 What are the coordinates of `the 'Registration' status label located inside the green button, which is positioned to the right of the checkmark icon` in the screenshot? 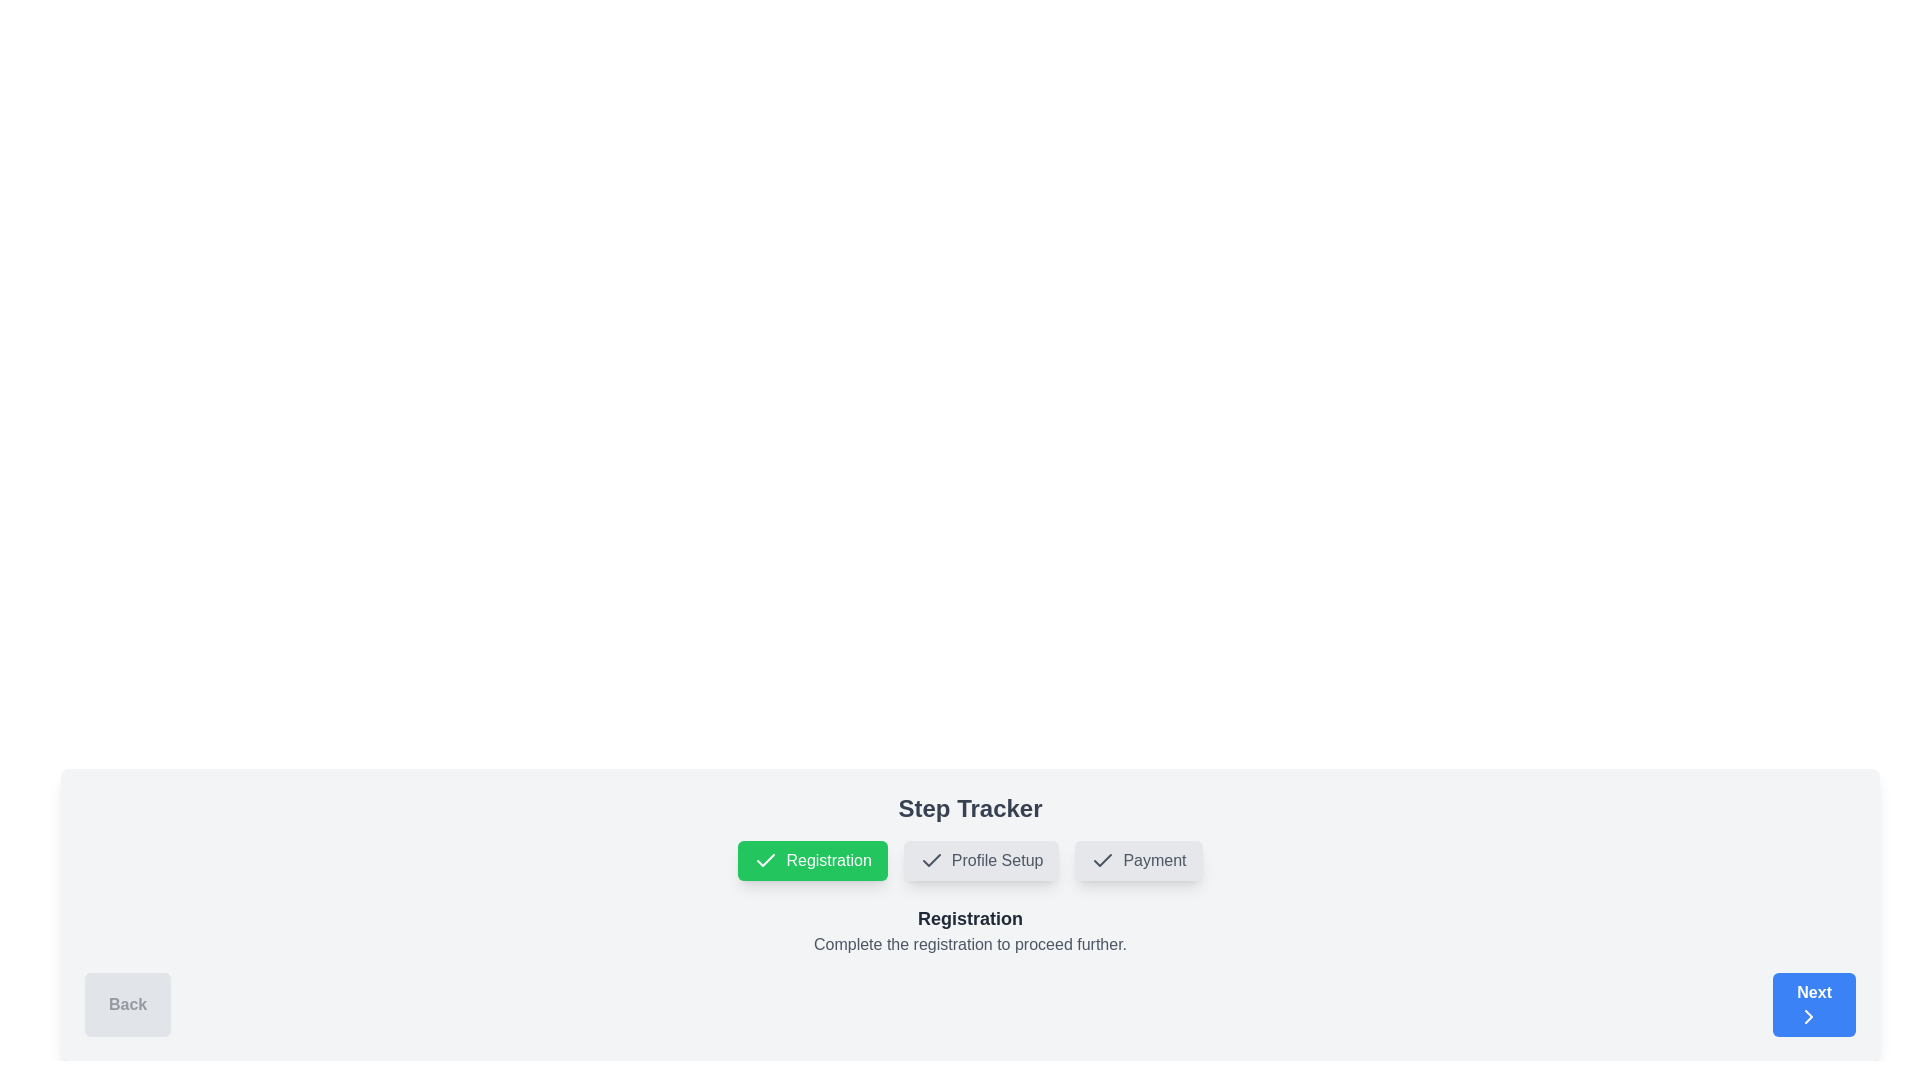 It's located at (829, 859).